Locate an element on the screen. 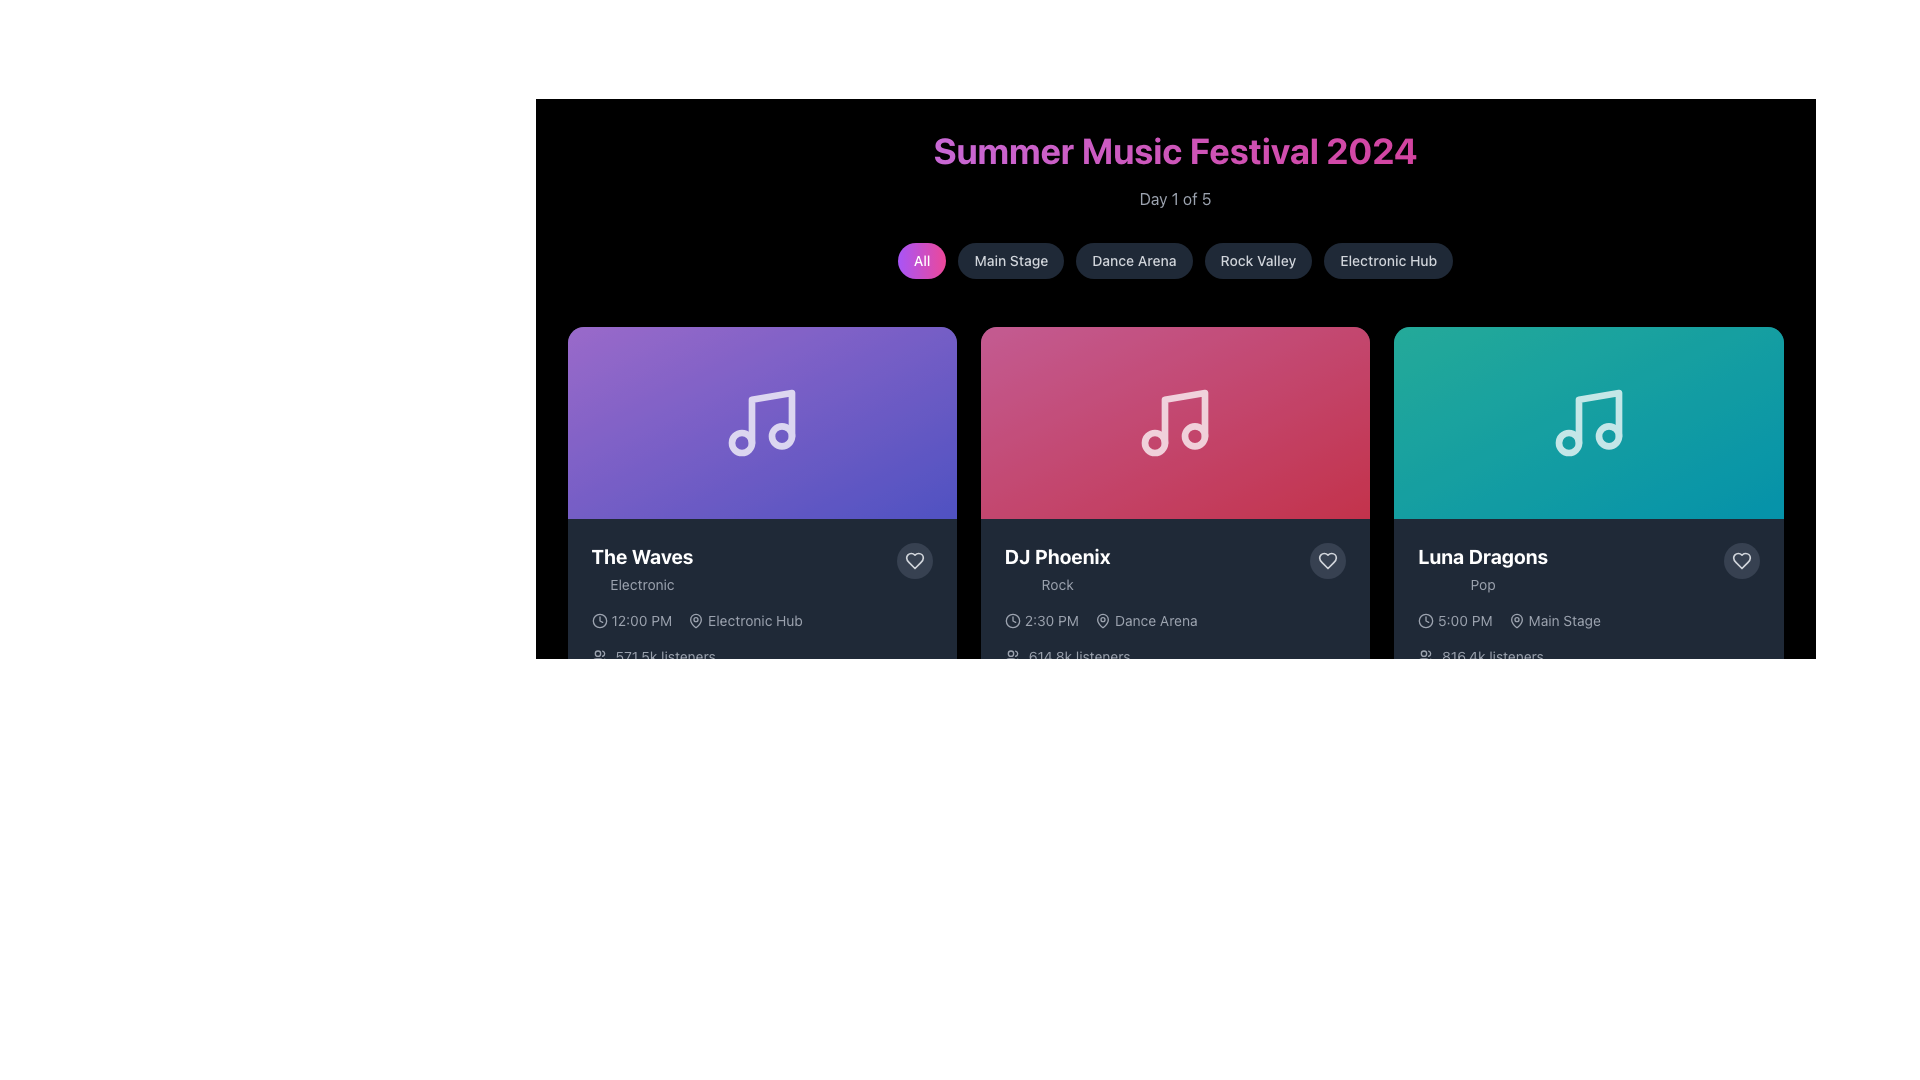  the prominently displayed heading text element with the phrase 'Summer Music Festival 2024', which is styled in a large, bold font with a gradient from purple to pink is located at coordinates (1175, 149).